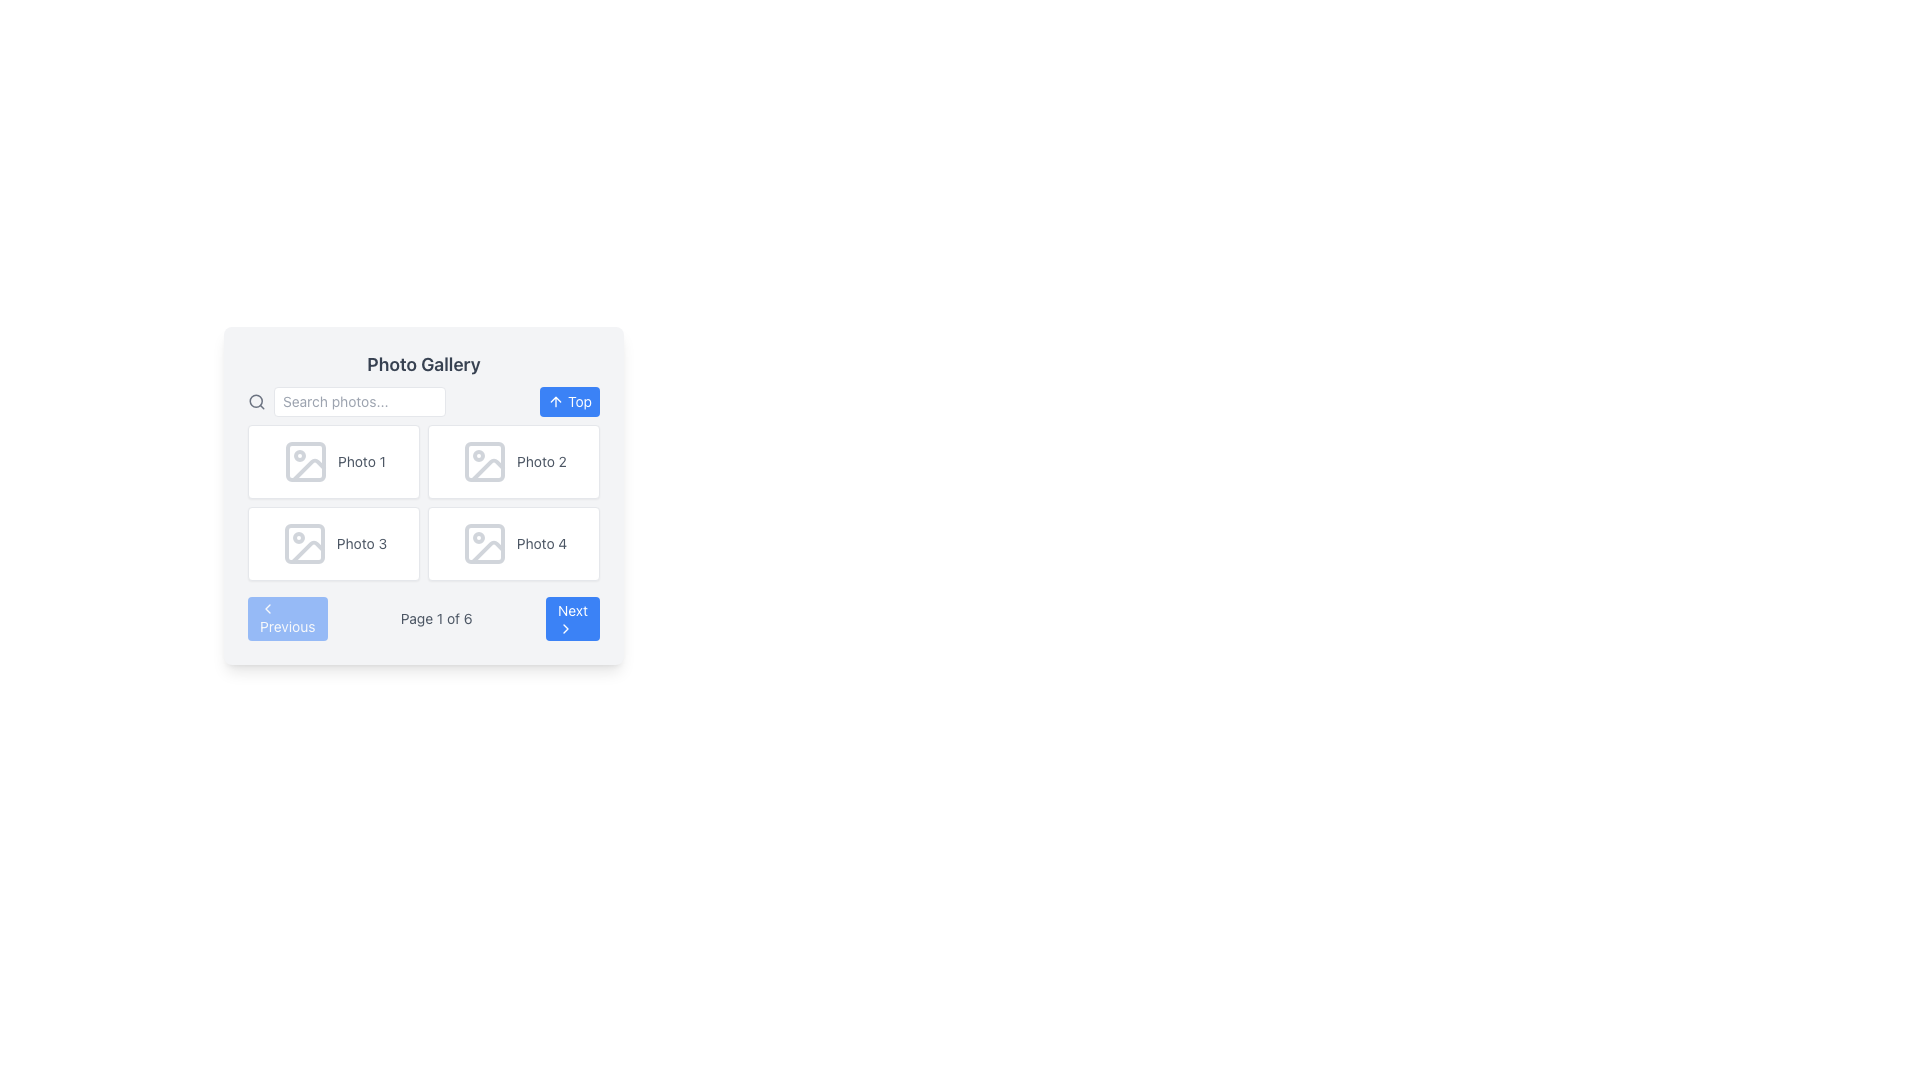 This screenshot has height=1080, width=1920. What do you see at coordinates (513, 543) in the screenshot?
I see `the fourth card in the 'Photo Gallery' section, which contains a placeholder image icon next to the text 'Photo 4'` at bounding box center [513, 543].